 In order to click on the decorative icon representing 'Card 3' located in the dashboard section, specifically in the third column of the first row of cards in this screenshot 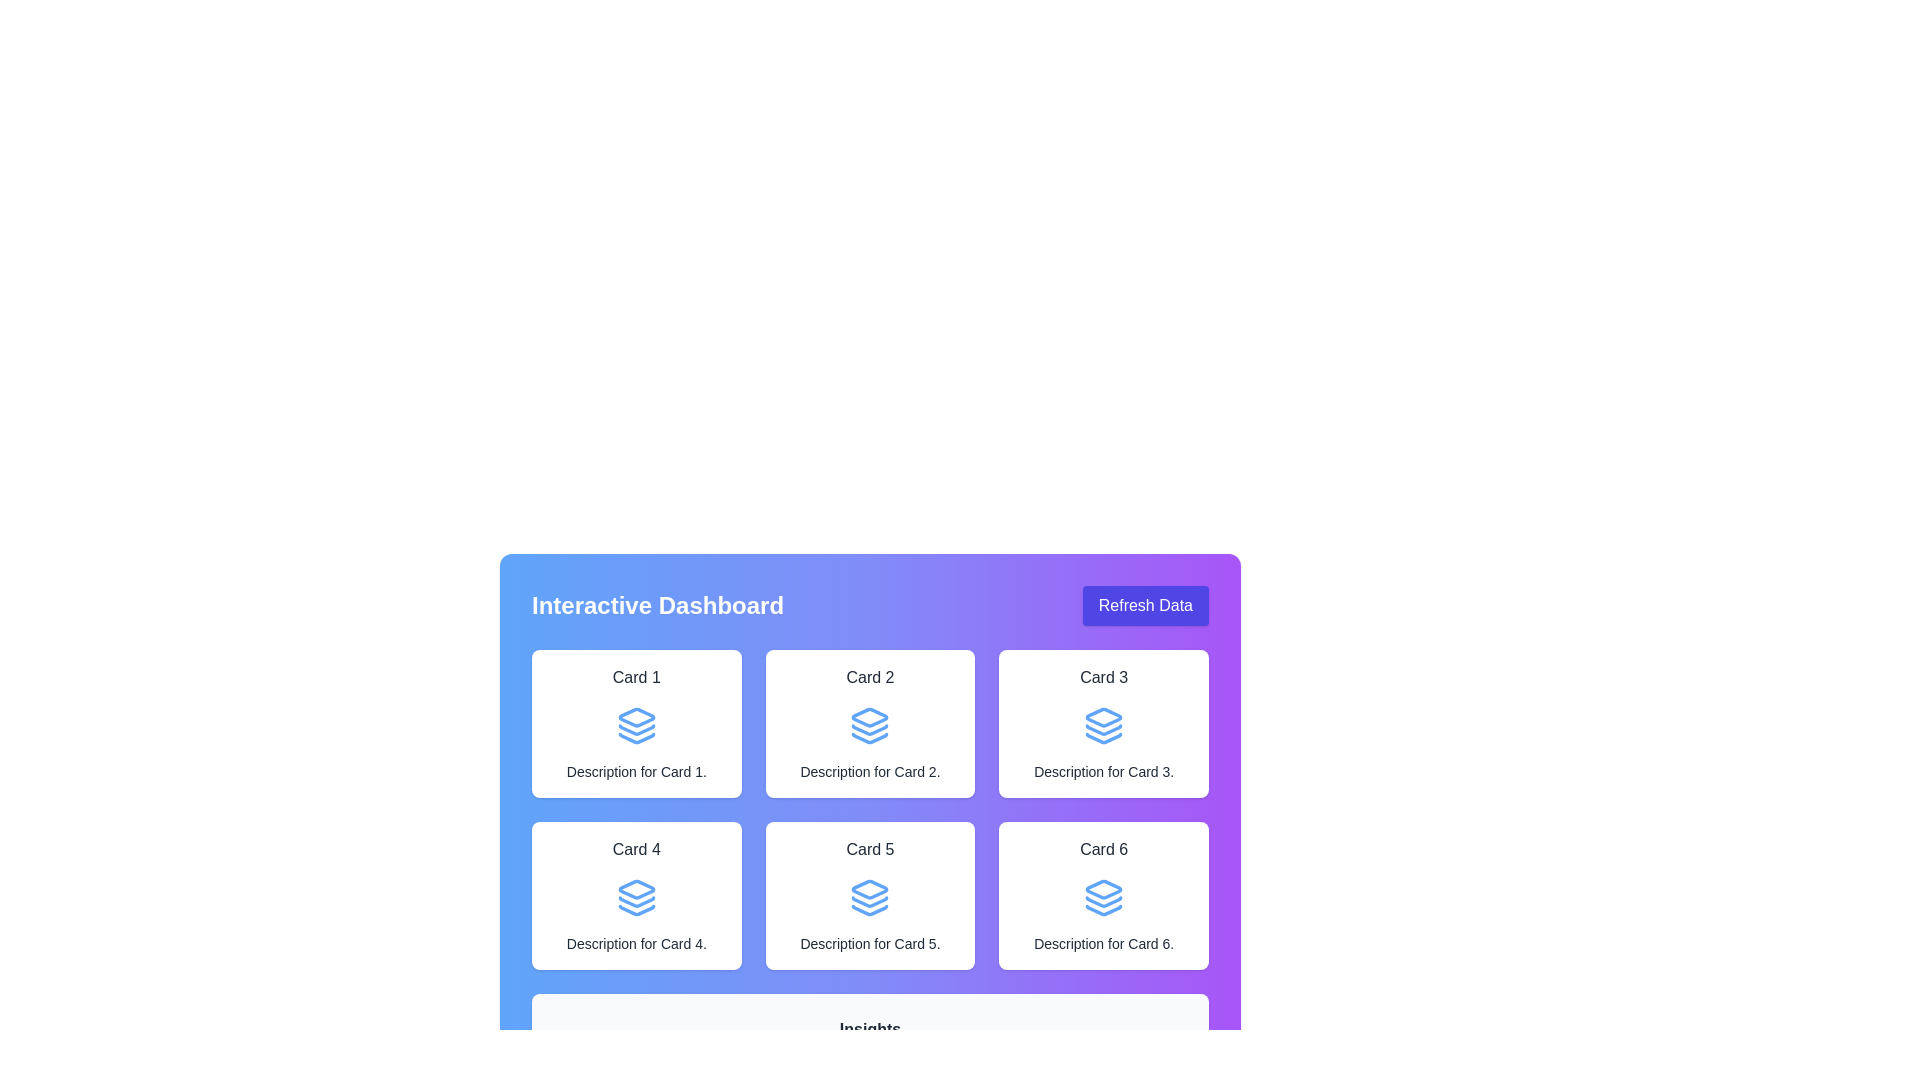, I will do `click(1103, 738)`.